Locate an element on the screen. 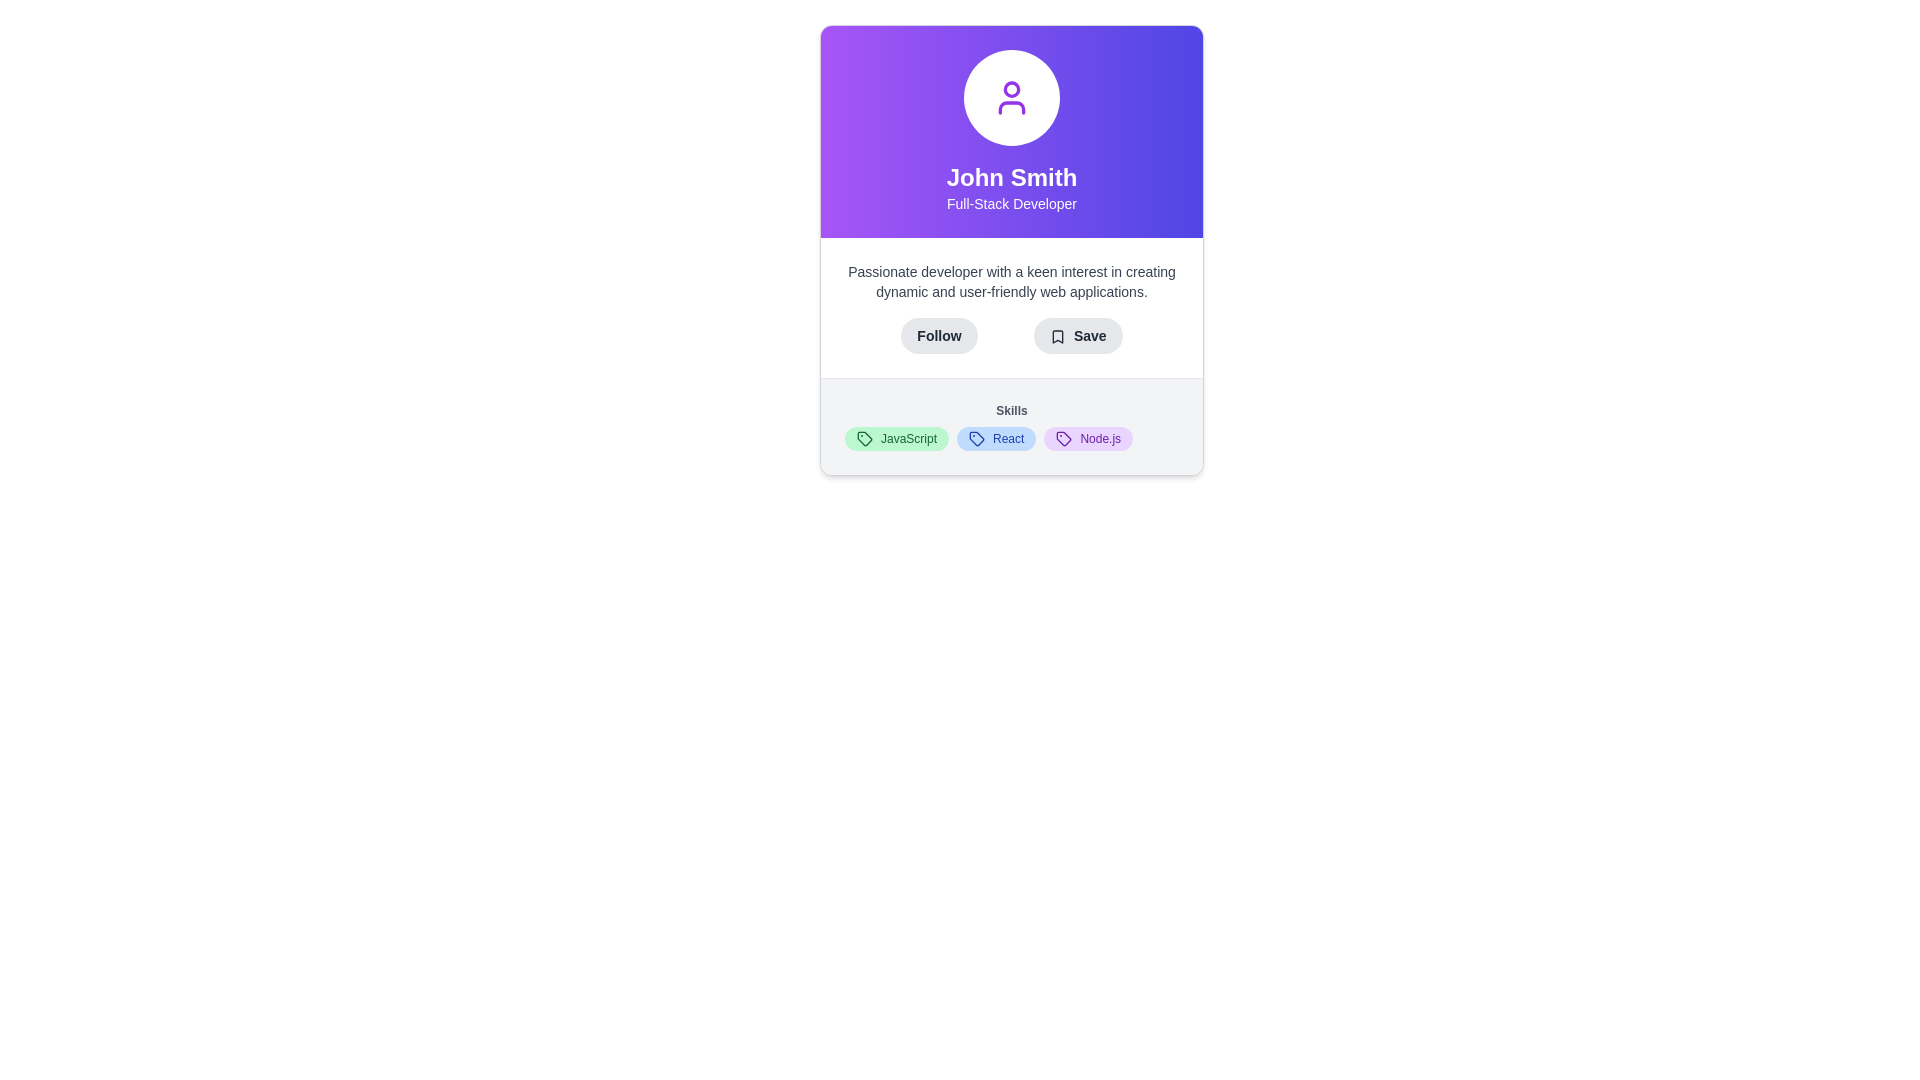  the 'Save' icon (SVG graphic) located next to the 'Save' button in the user profile card is located at coordinates (1057, 336).